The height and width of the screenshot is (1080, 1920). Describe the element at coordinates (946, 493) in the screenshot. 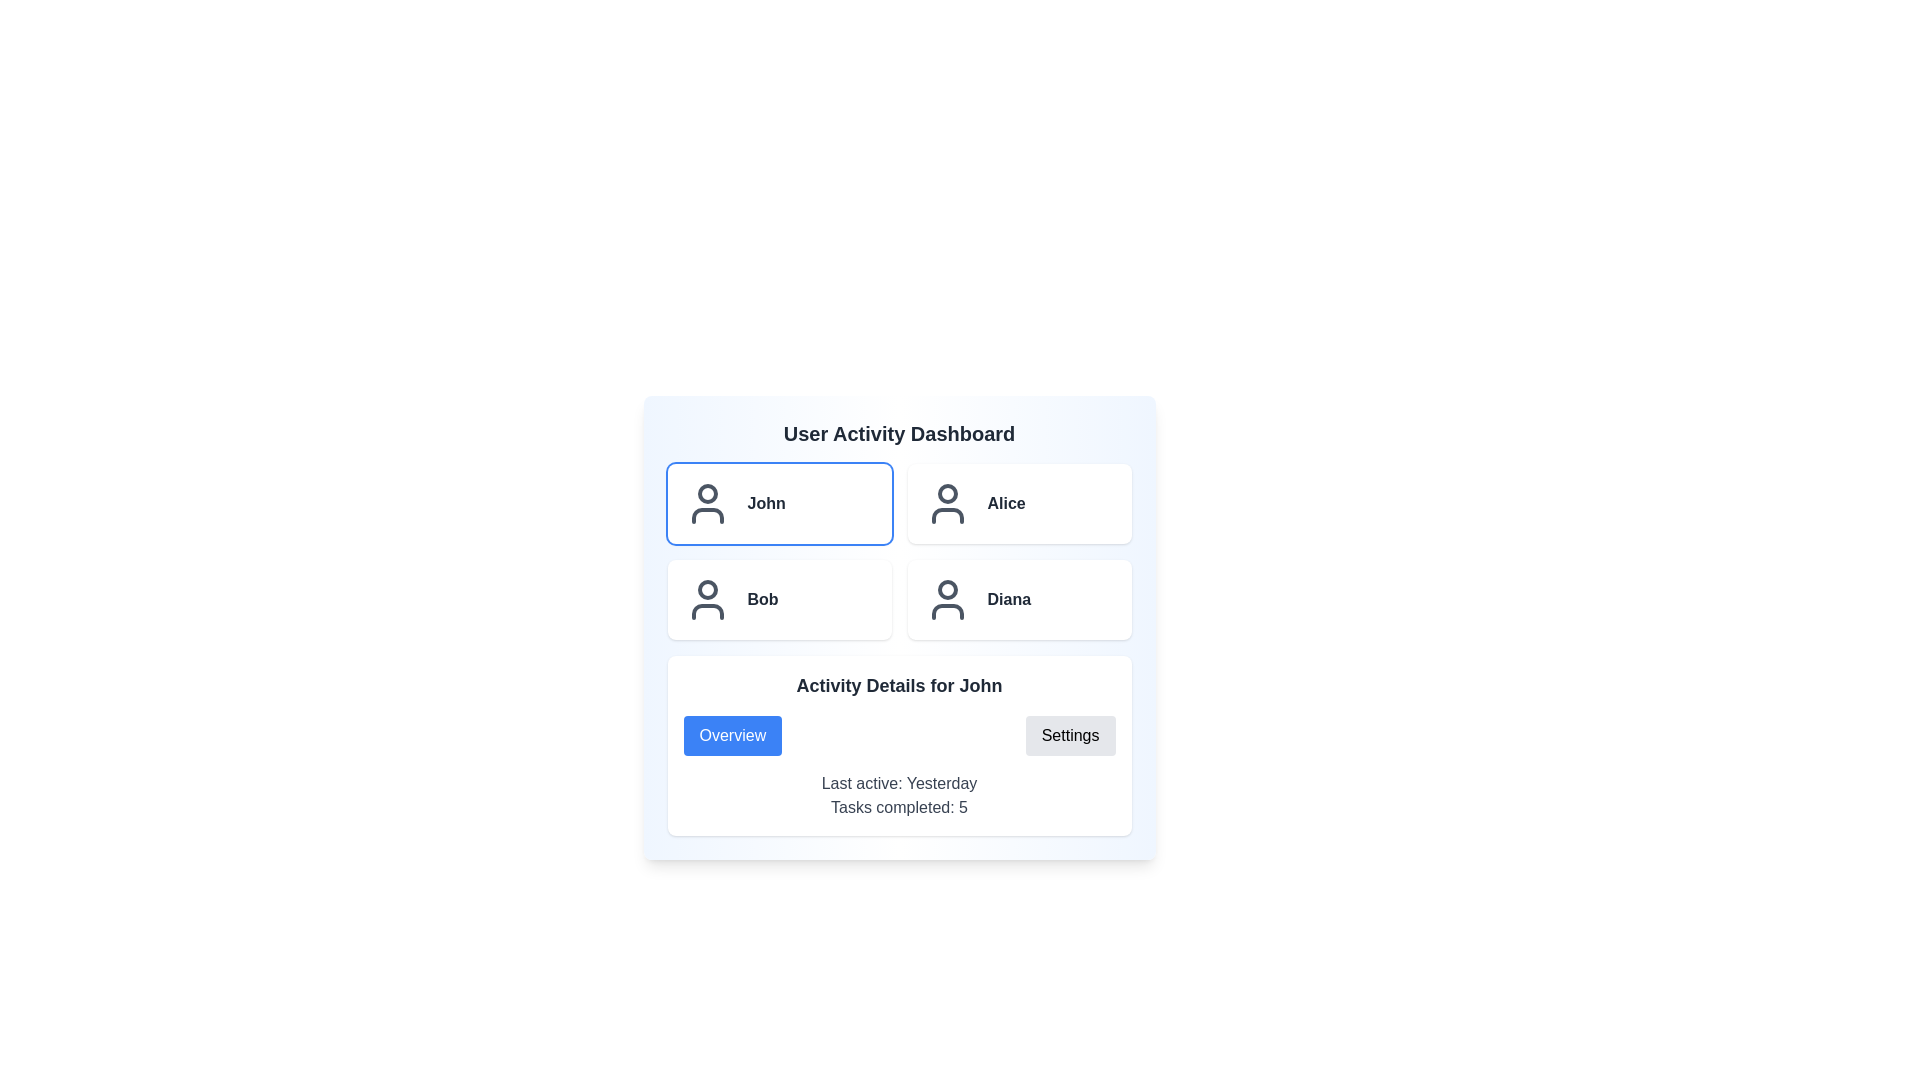

I see `the circular graphical component representing Alice's user profile icon located in the top-right quadrant of the user dashboard` at that location.